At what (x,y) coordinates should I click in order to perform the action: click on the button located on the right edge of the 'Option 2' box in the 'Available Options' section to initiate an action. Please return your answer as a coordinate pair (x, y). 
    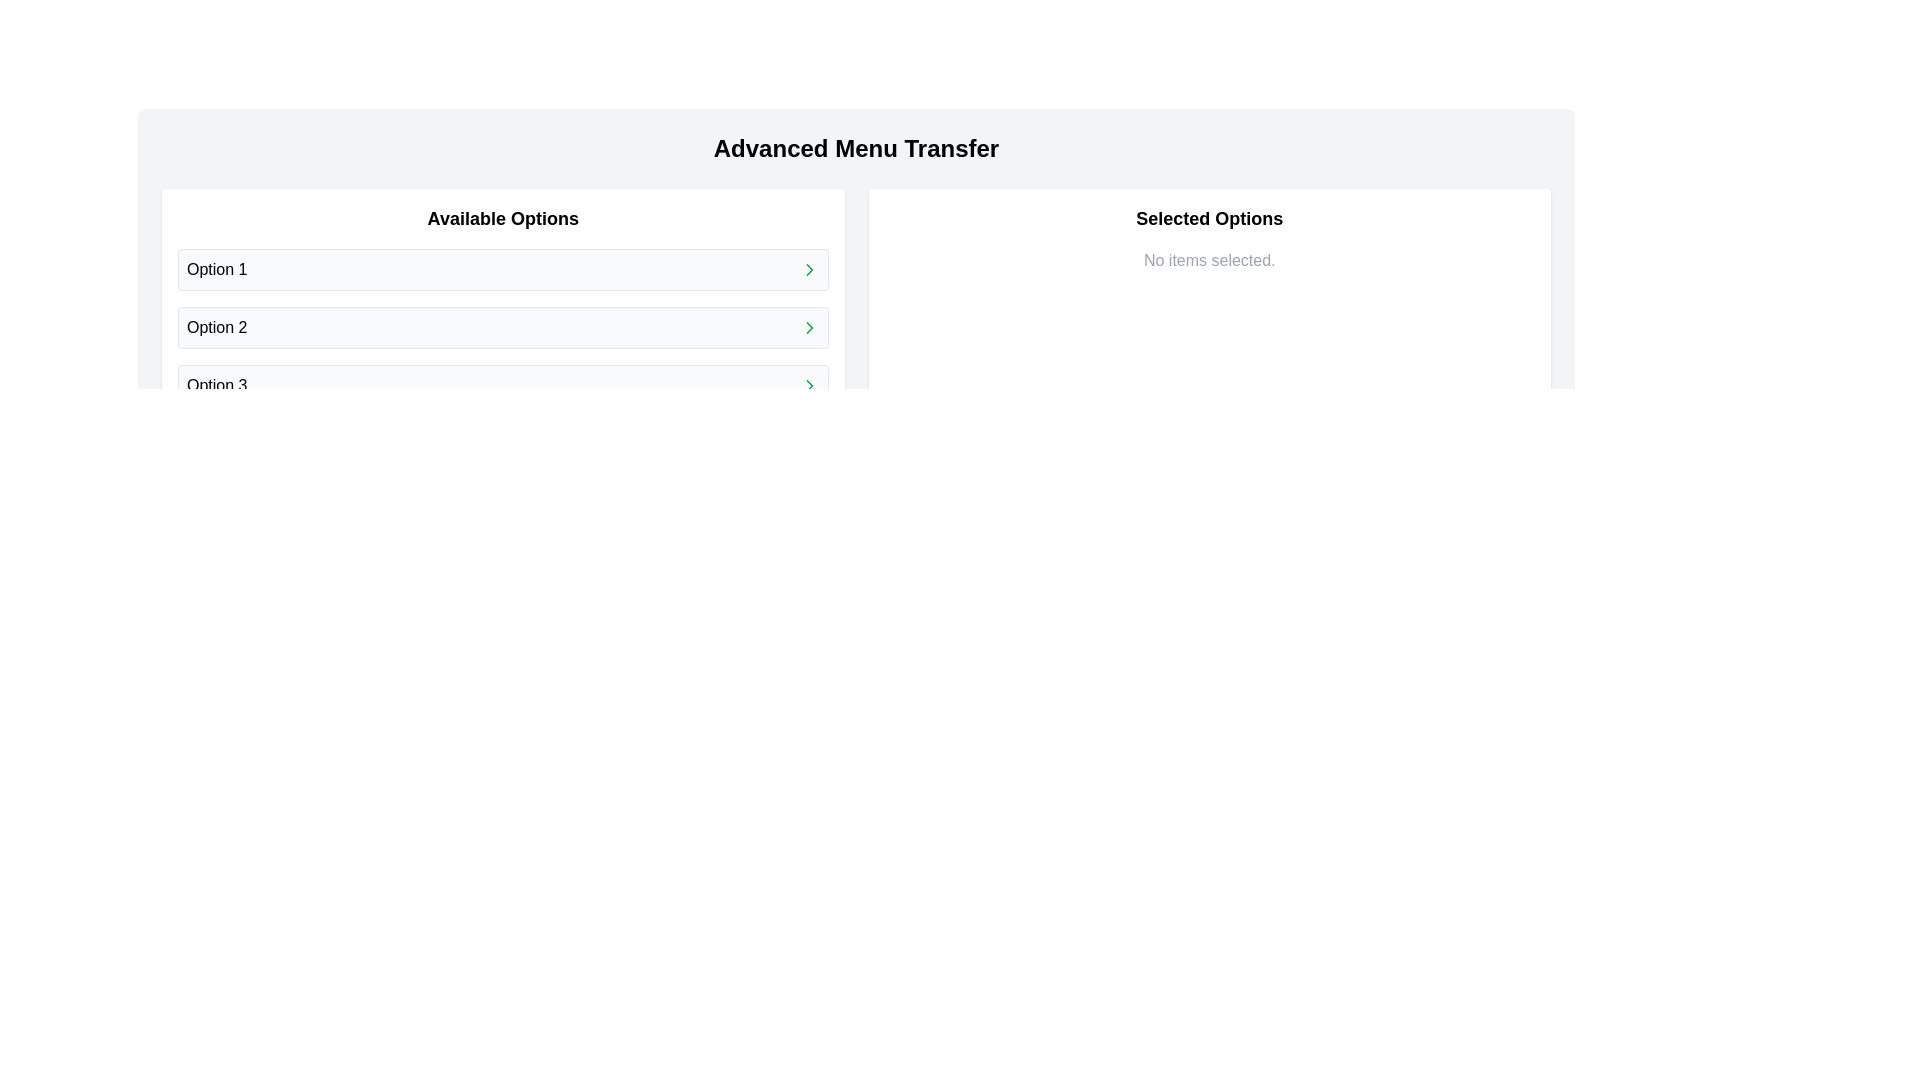
    Looking at the image, I should click on (809, 326).